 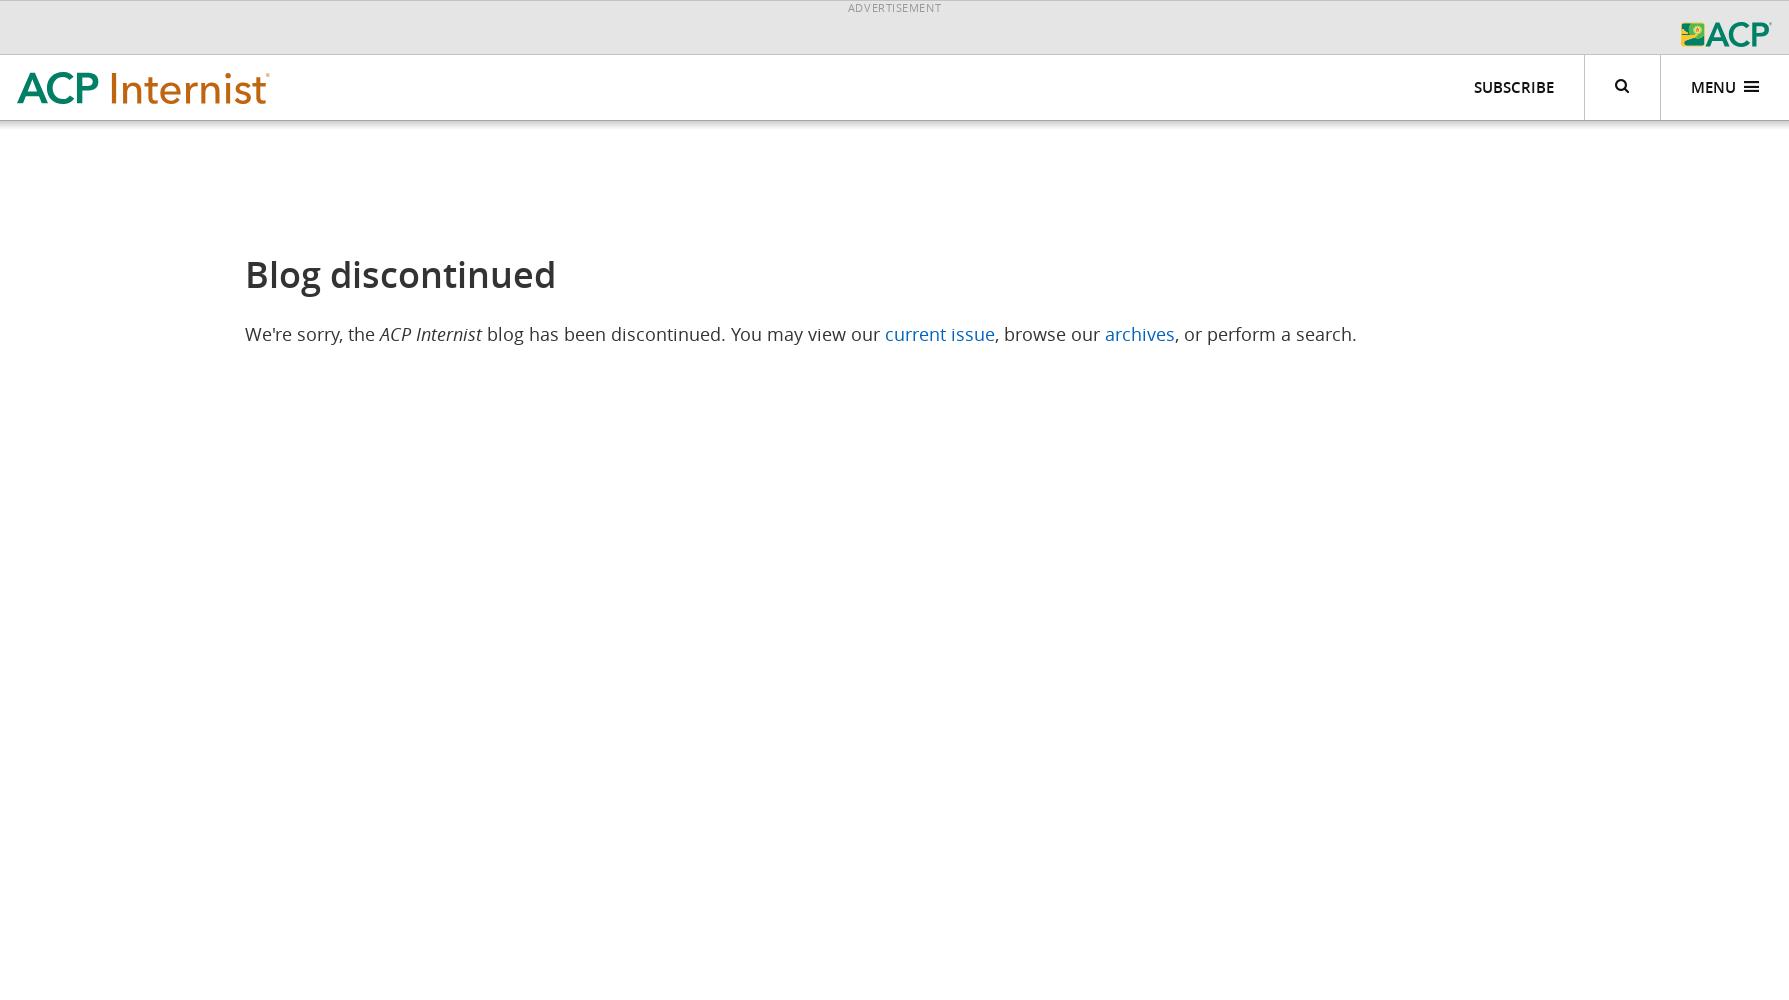 What do you see at coordinates (1511, 86) in the screenshot?
I see `'Subscribe'` at bounding box center [1511, 86].